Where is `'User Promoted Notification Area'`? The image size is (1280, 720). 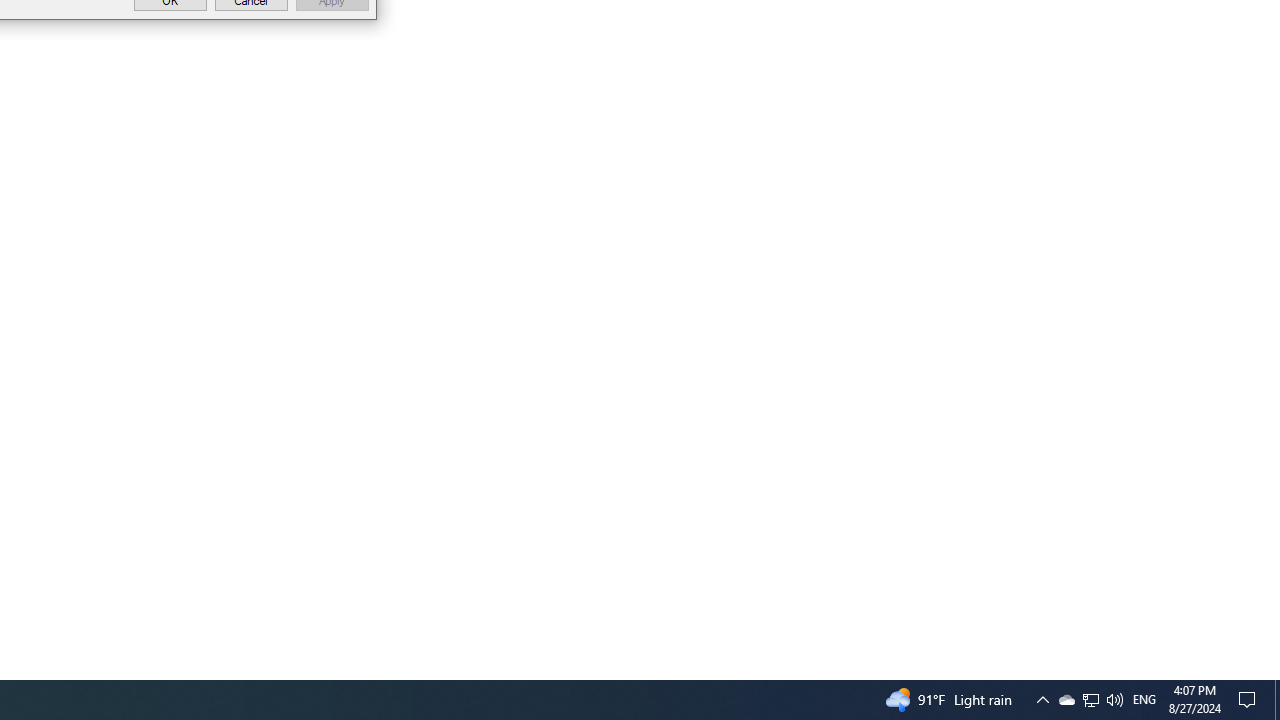 'User Promoted Notification Area' is located at coordinates (1065, 698).